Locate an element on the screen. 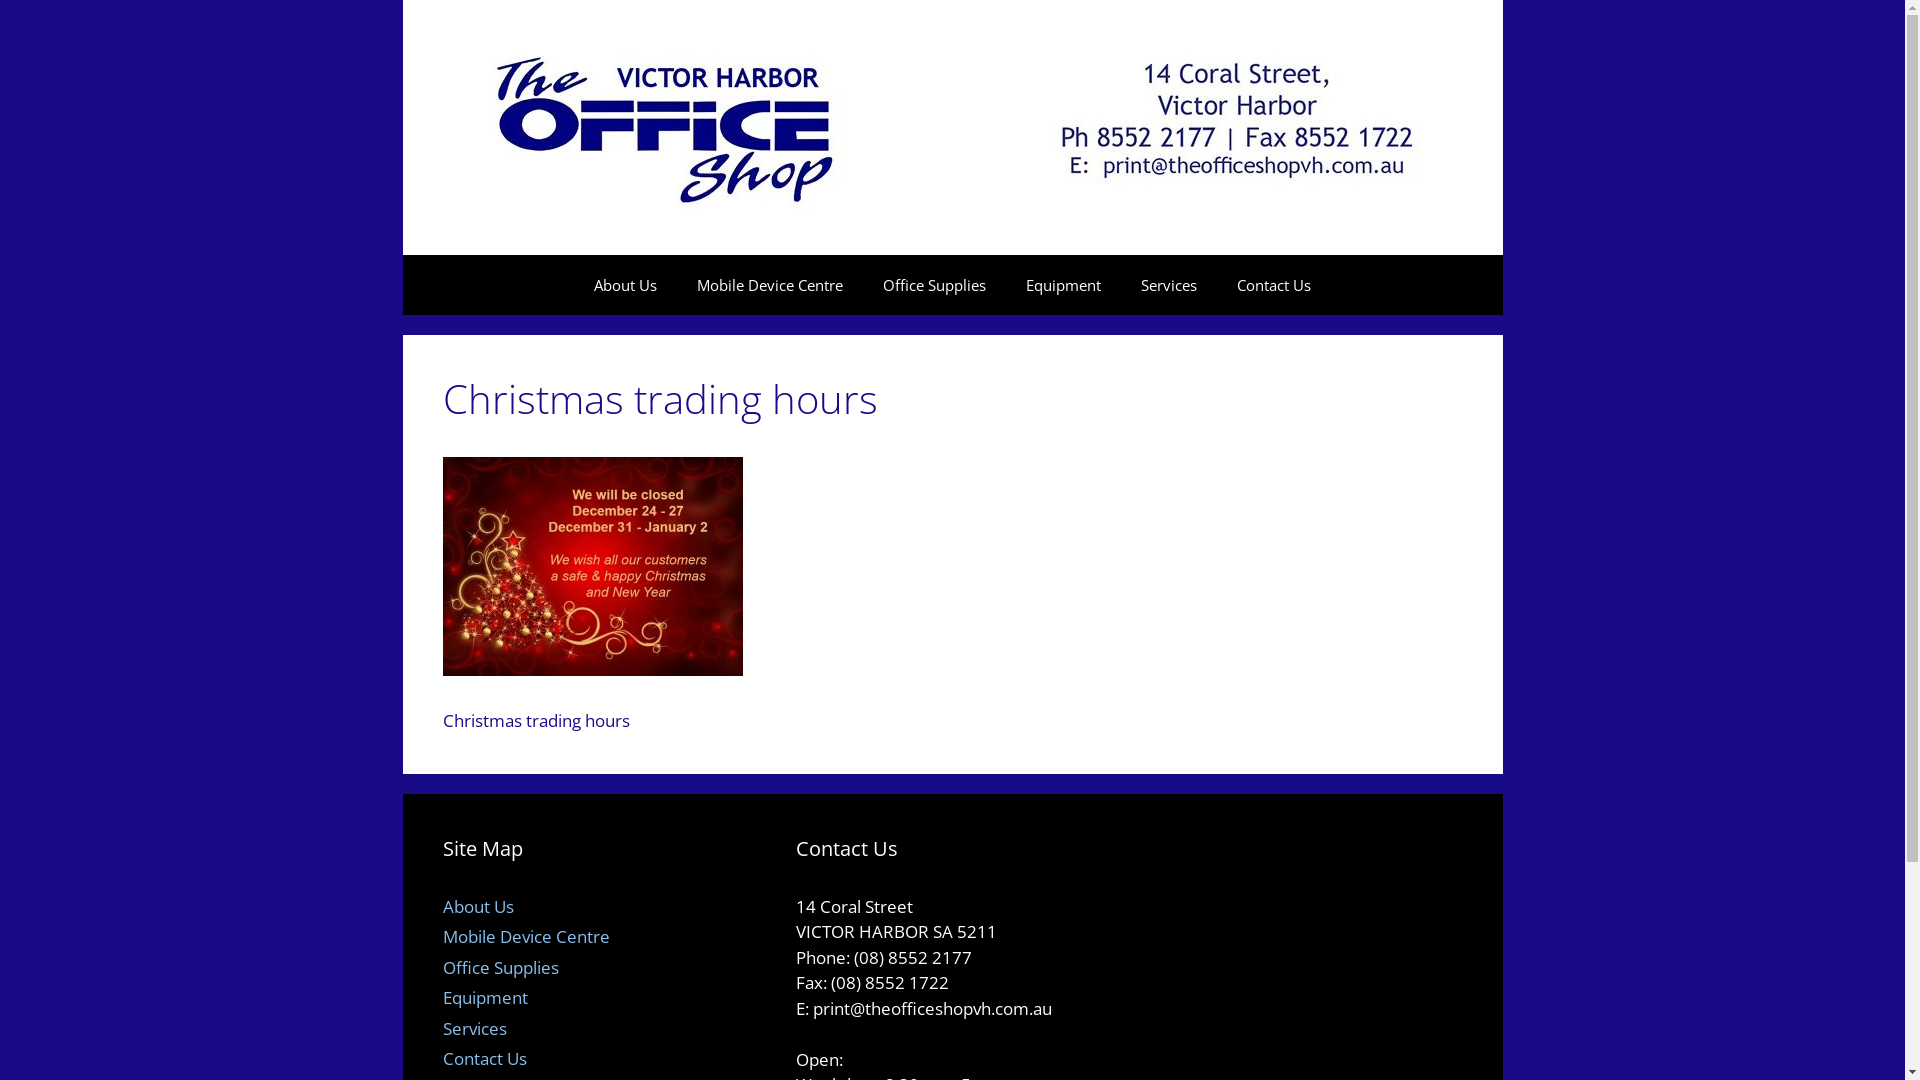 The height and width of the screenshot is (1080, 1920). 'Services' is located at coordinates (473, 1027).